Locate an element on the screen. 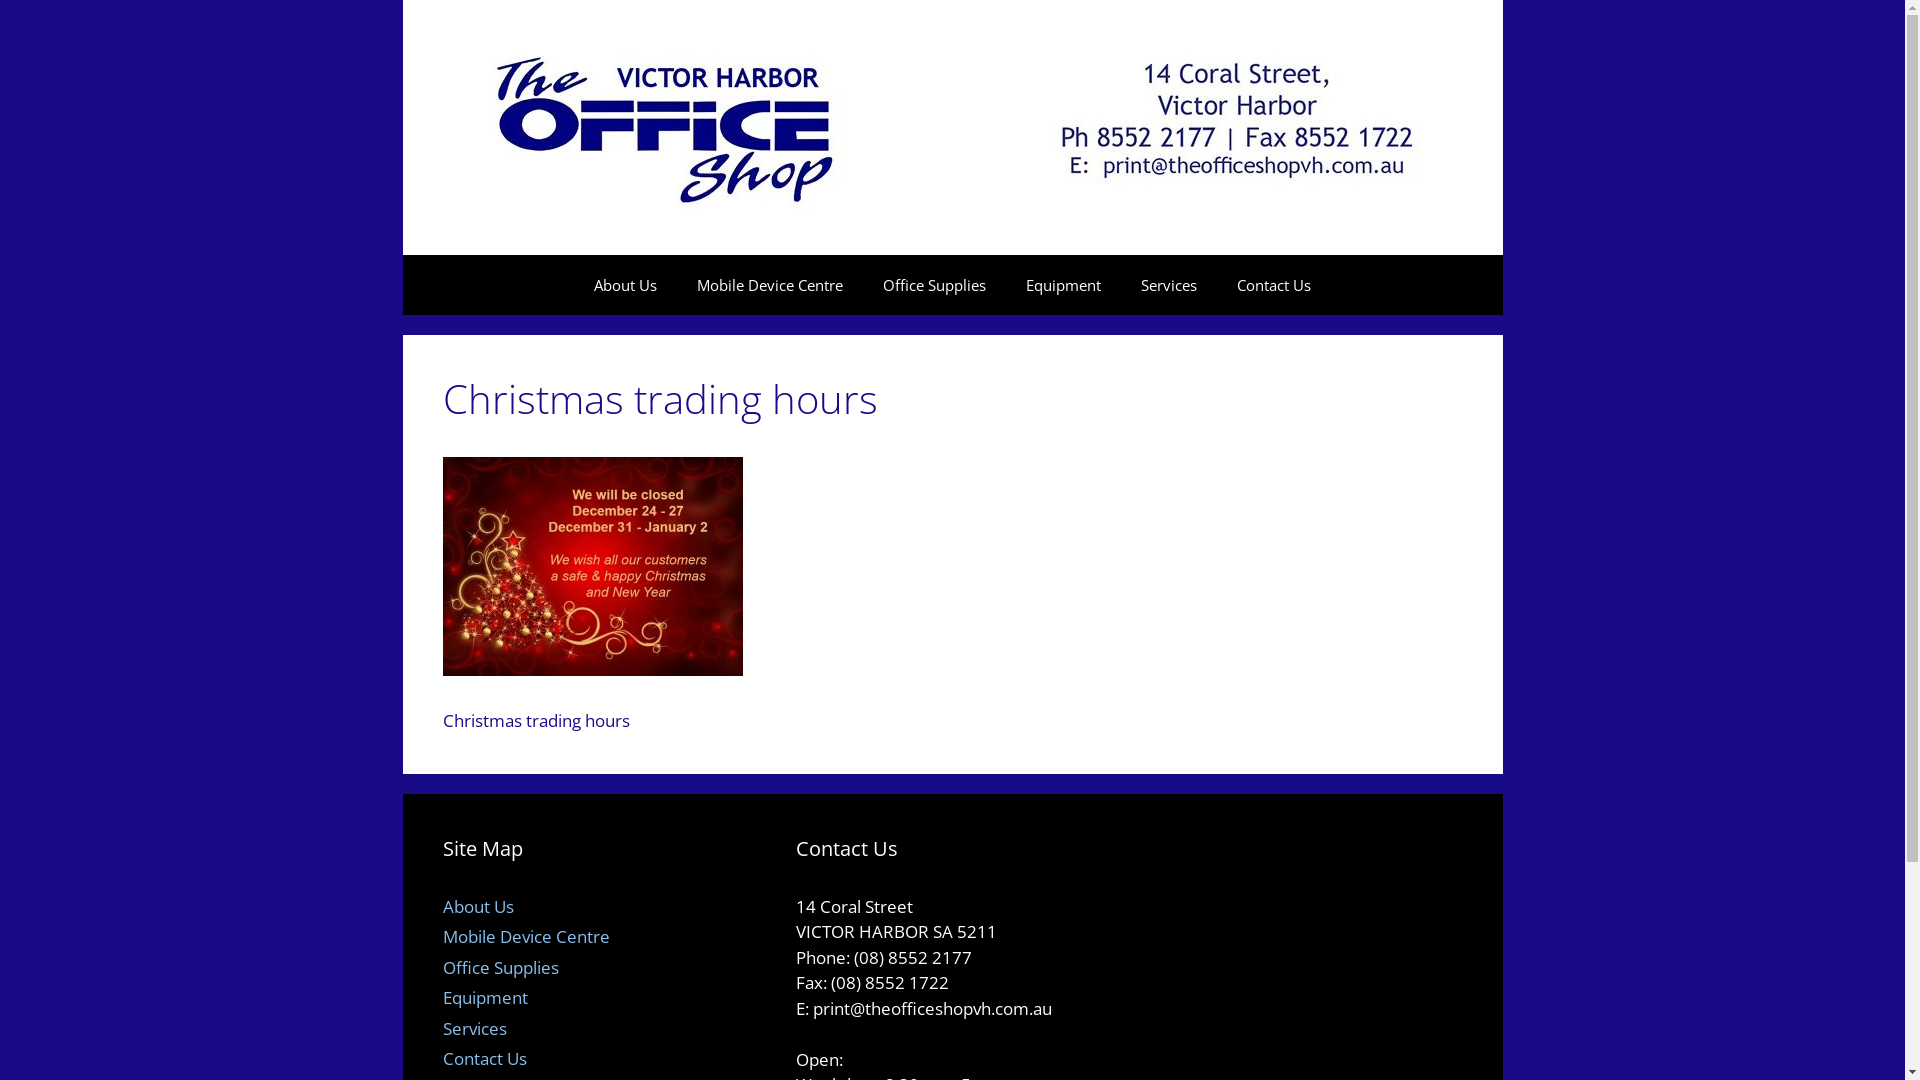 The height and width of the screenshot is (1080, 1920). 'Services' is located at coordinates (473, 1027).